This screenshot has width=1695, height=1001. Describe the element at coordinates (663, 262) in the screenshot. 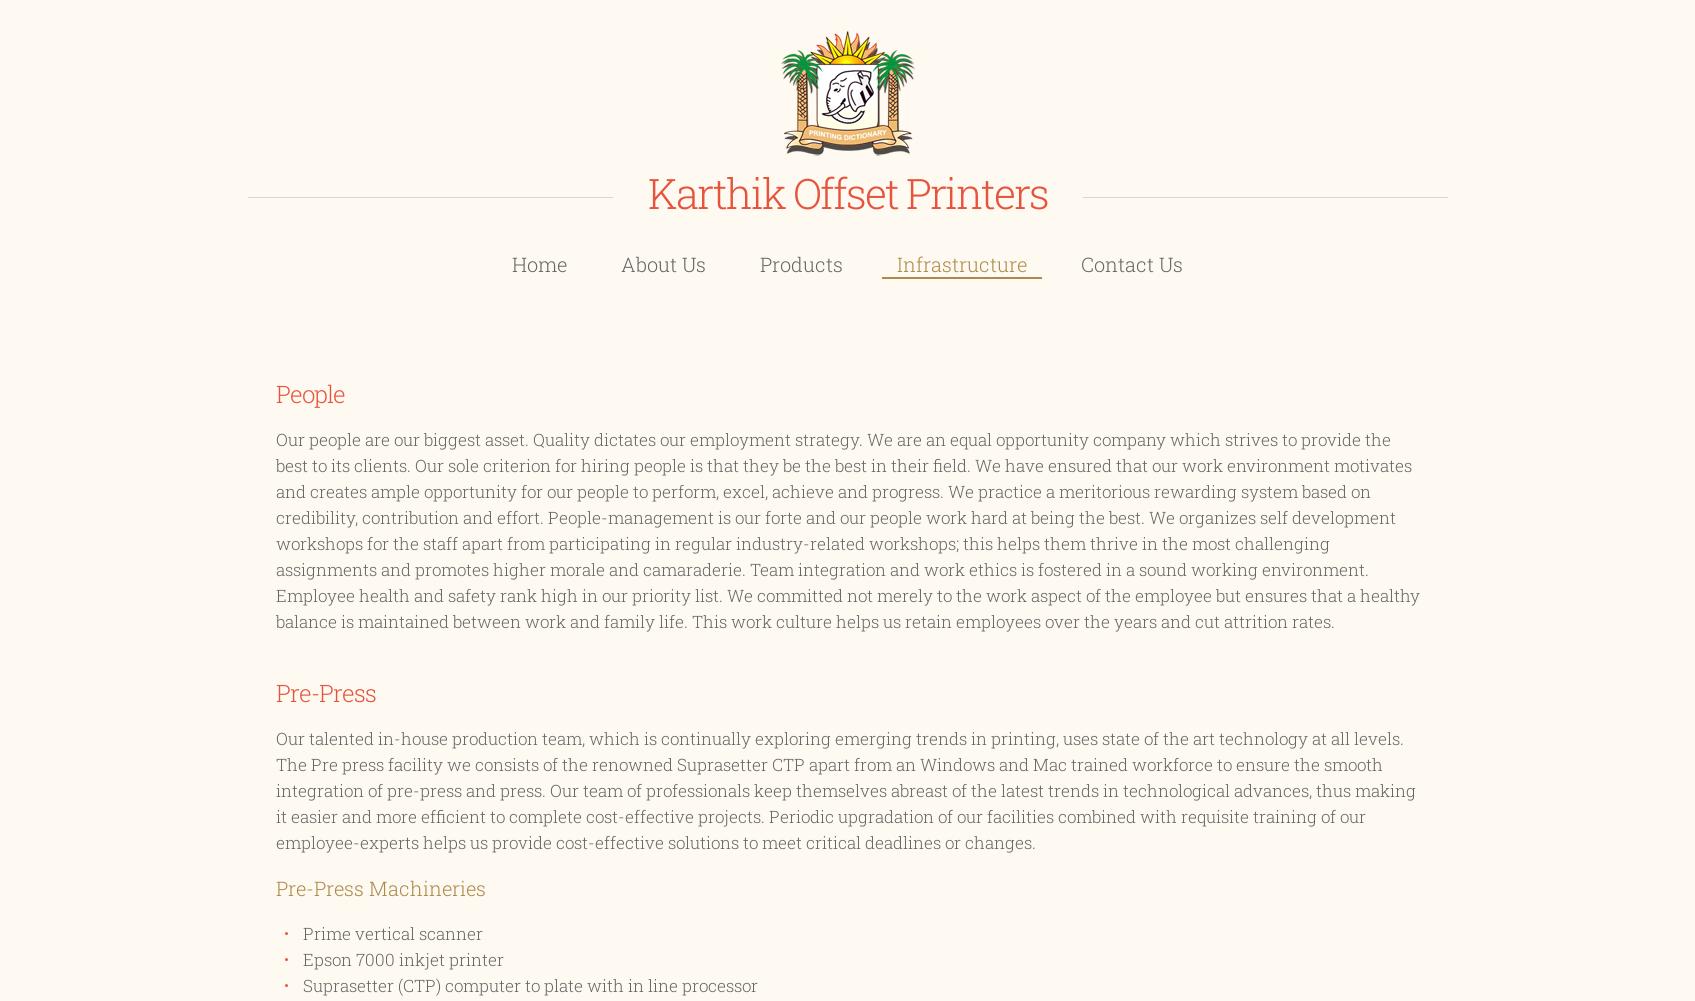

I see `'About Us'` at that location.